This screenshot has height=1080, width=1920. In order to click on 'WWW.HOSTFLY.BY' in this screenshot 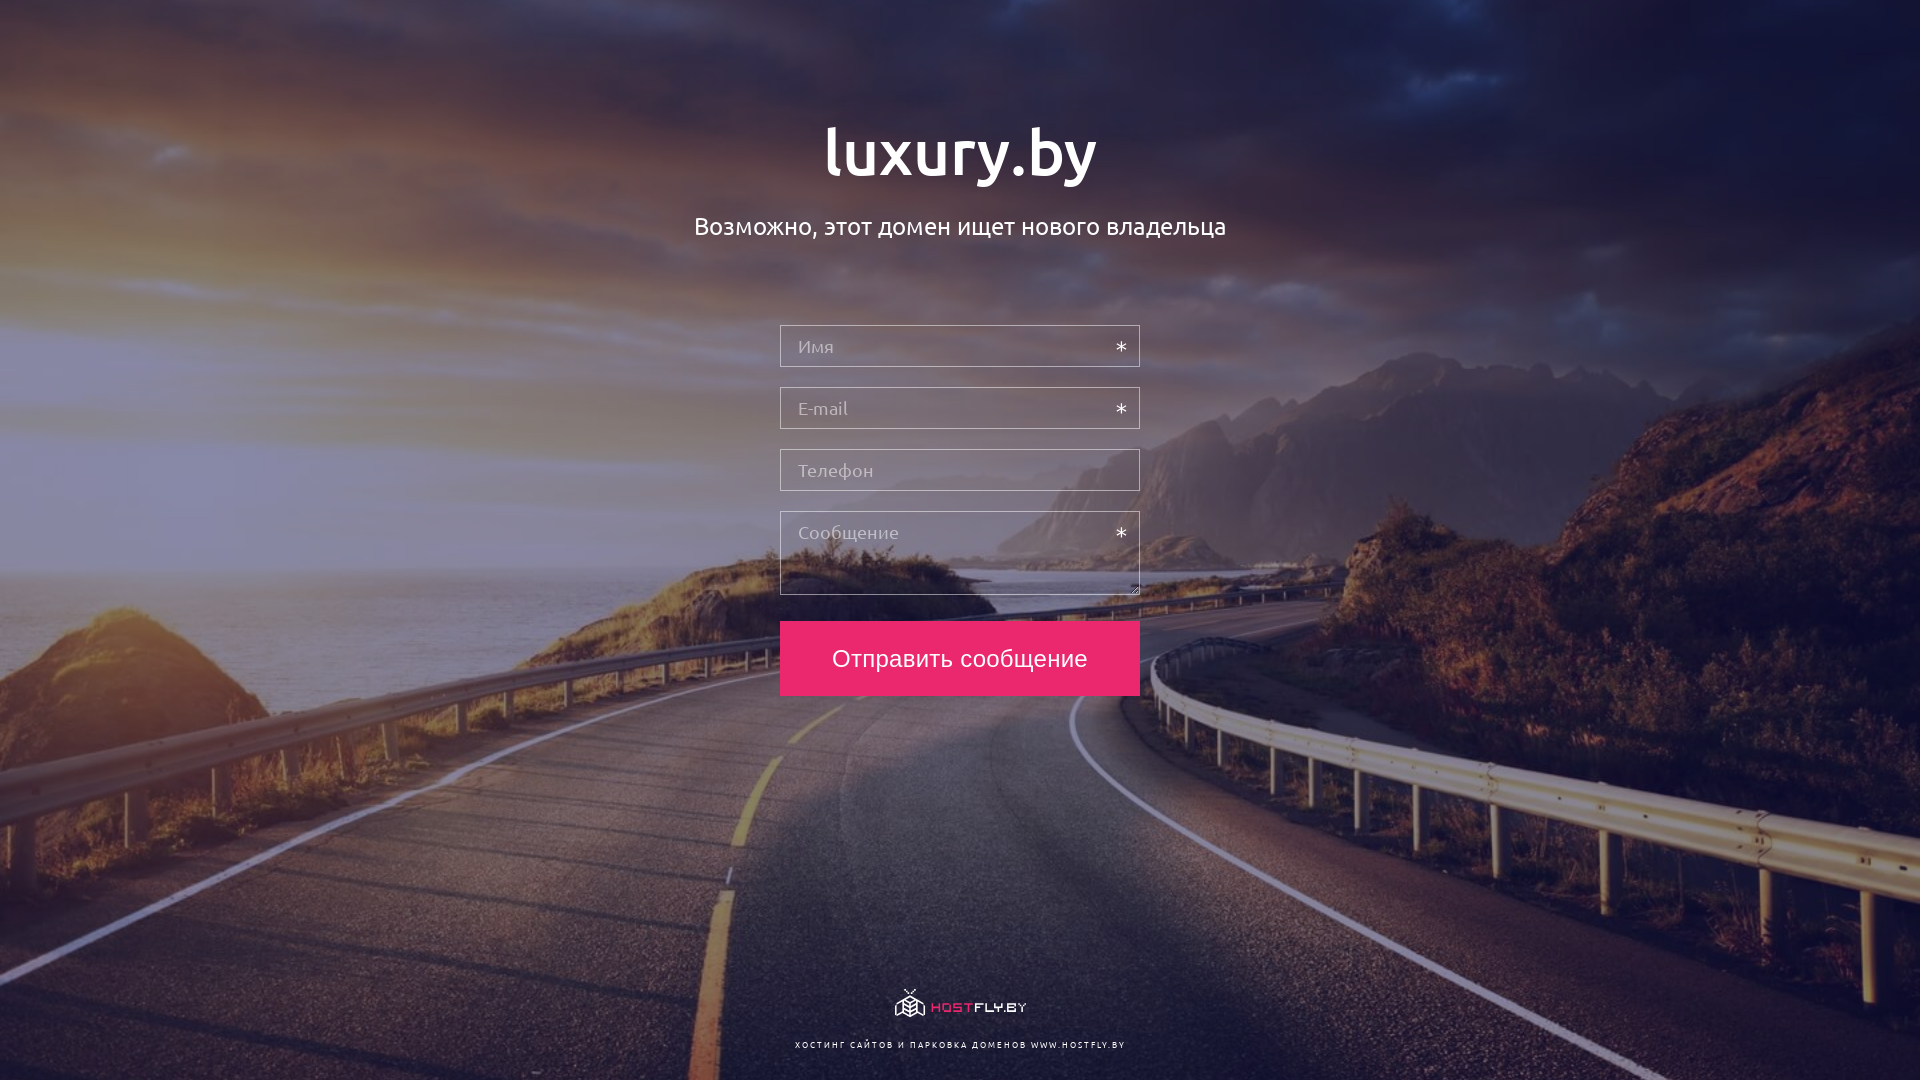, I will do `click(1076, 1043)`.